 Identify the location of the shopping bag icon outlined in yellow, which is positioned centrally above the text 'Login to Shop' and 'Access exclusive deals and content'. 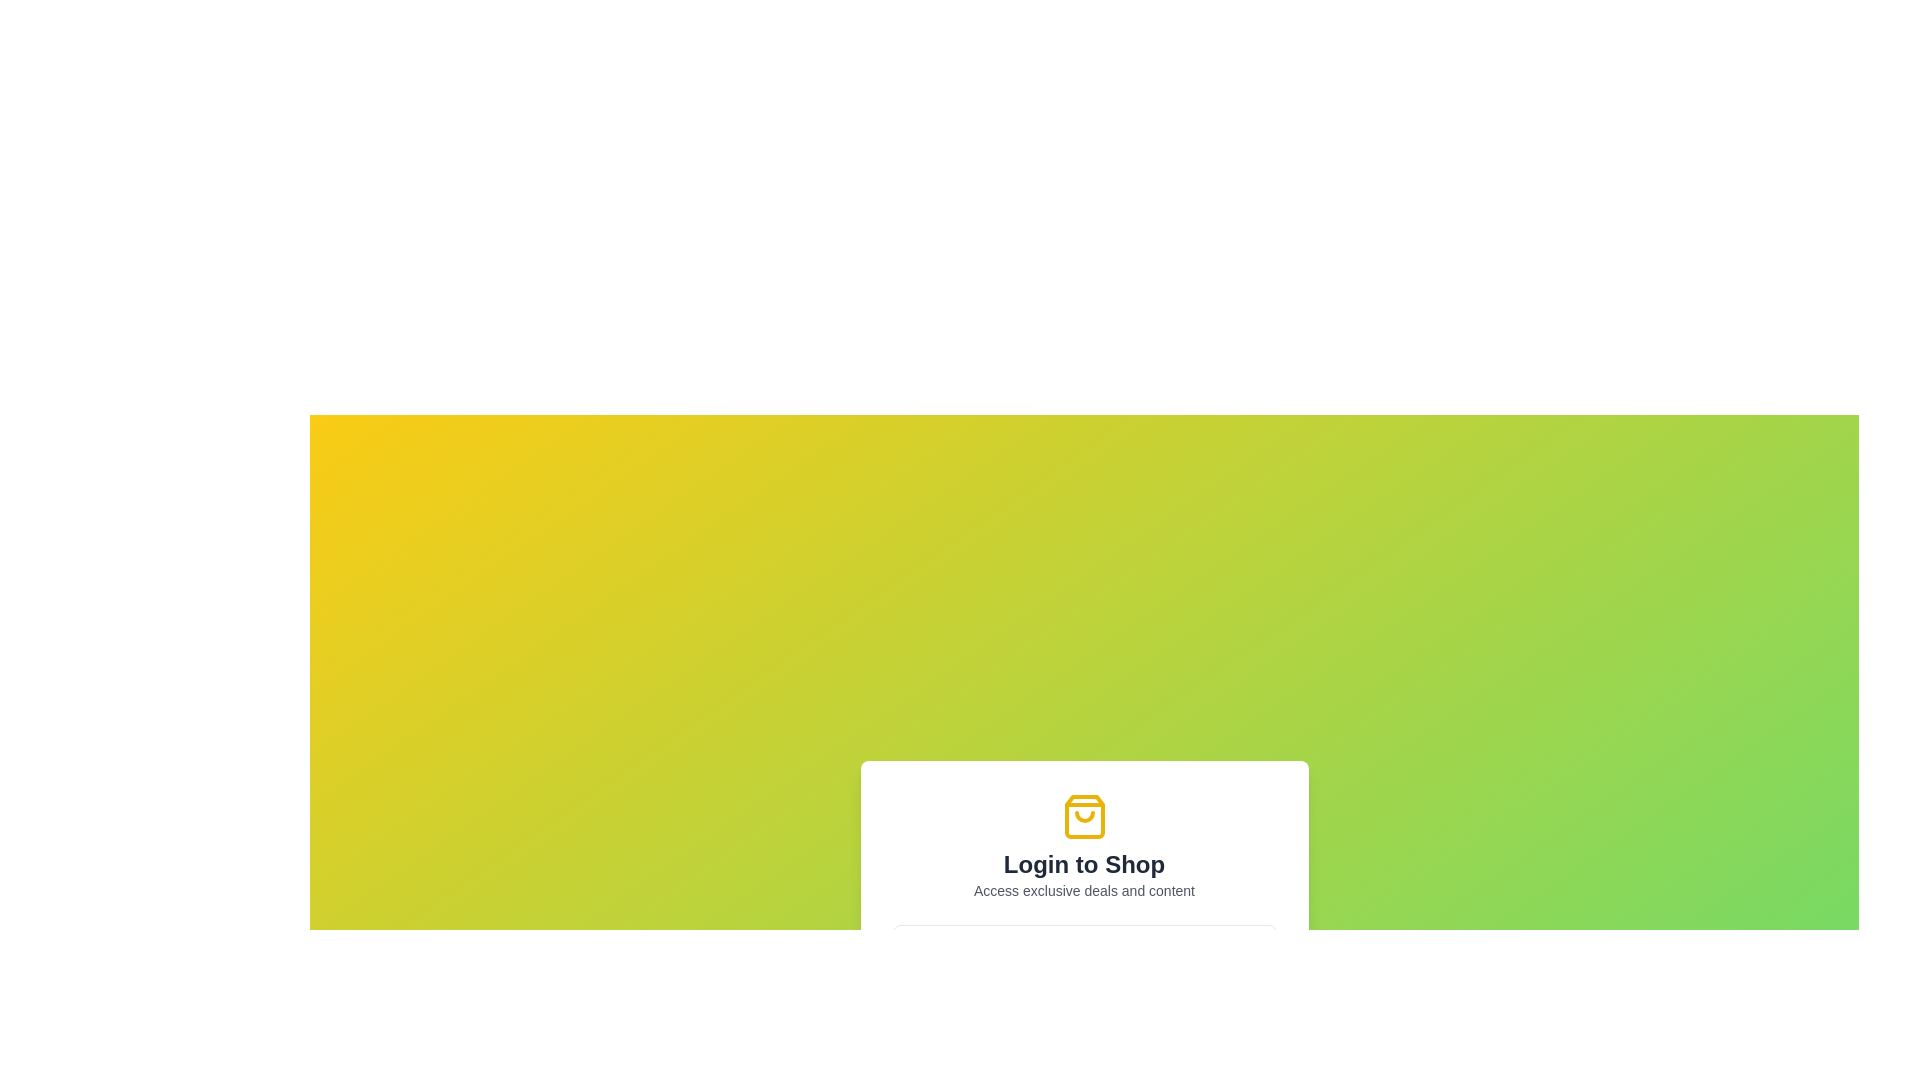
(1083, 817).